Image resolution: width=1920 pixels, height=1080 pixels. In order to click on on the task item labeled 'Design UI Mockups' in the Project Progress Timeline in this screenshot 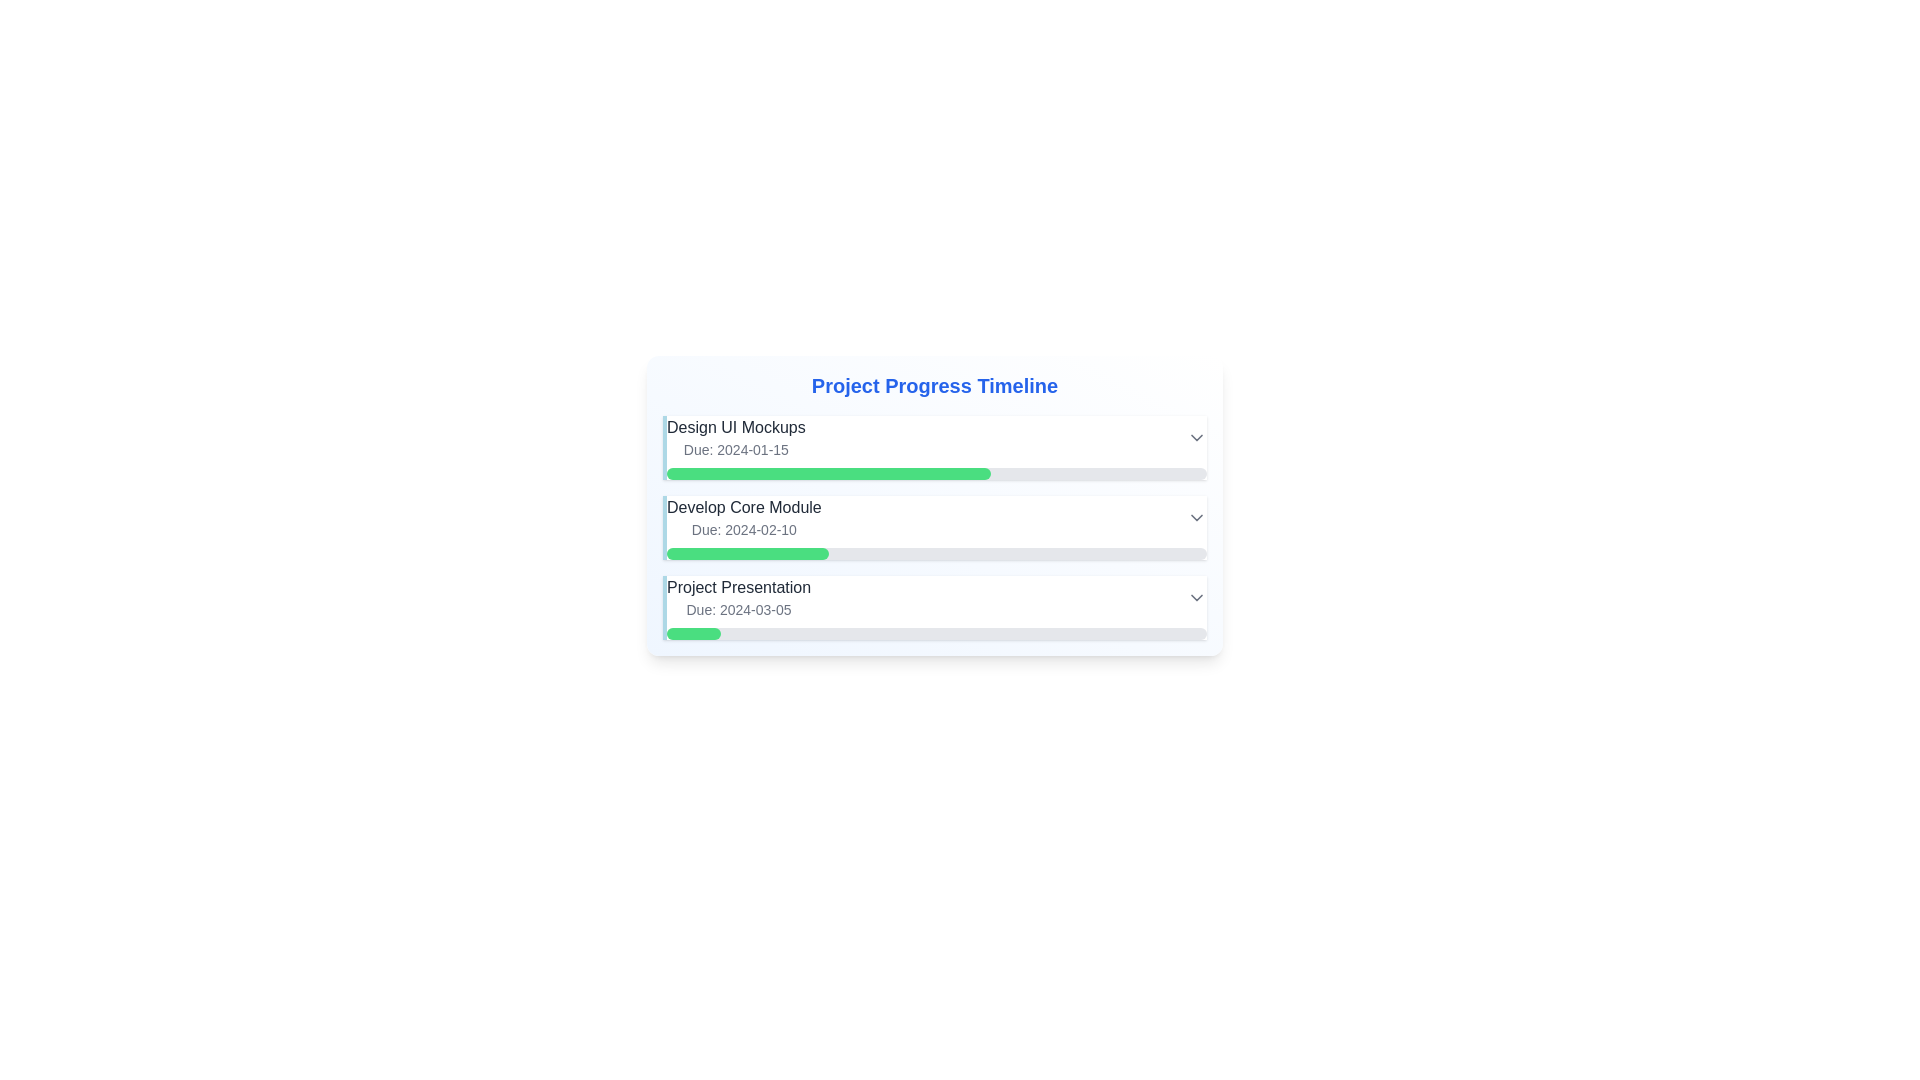, I will do `click(934, 446)`.